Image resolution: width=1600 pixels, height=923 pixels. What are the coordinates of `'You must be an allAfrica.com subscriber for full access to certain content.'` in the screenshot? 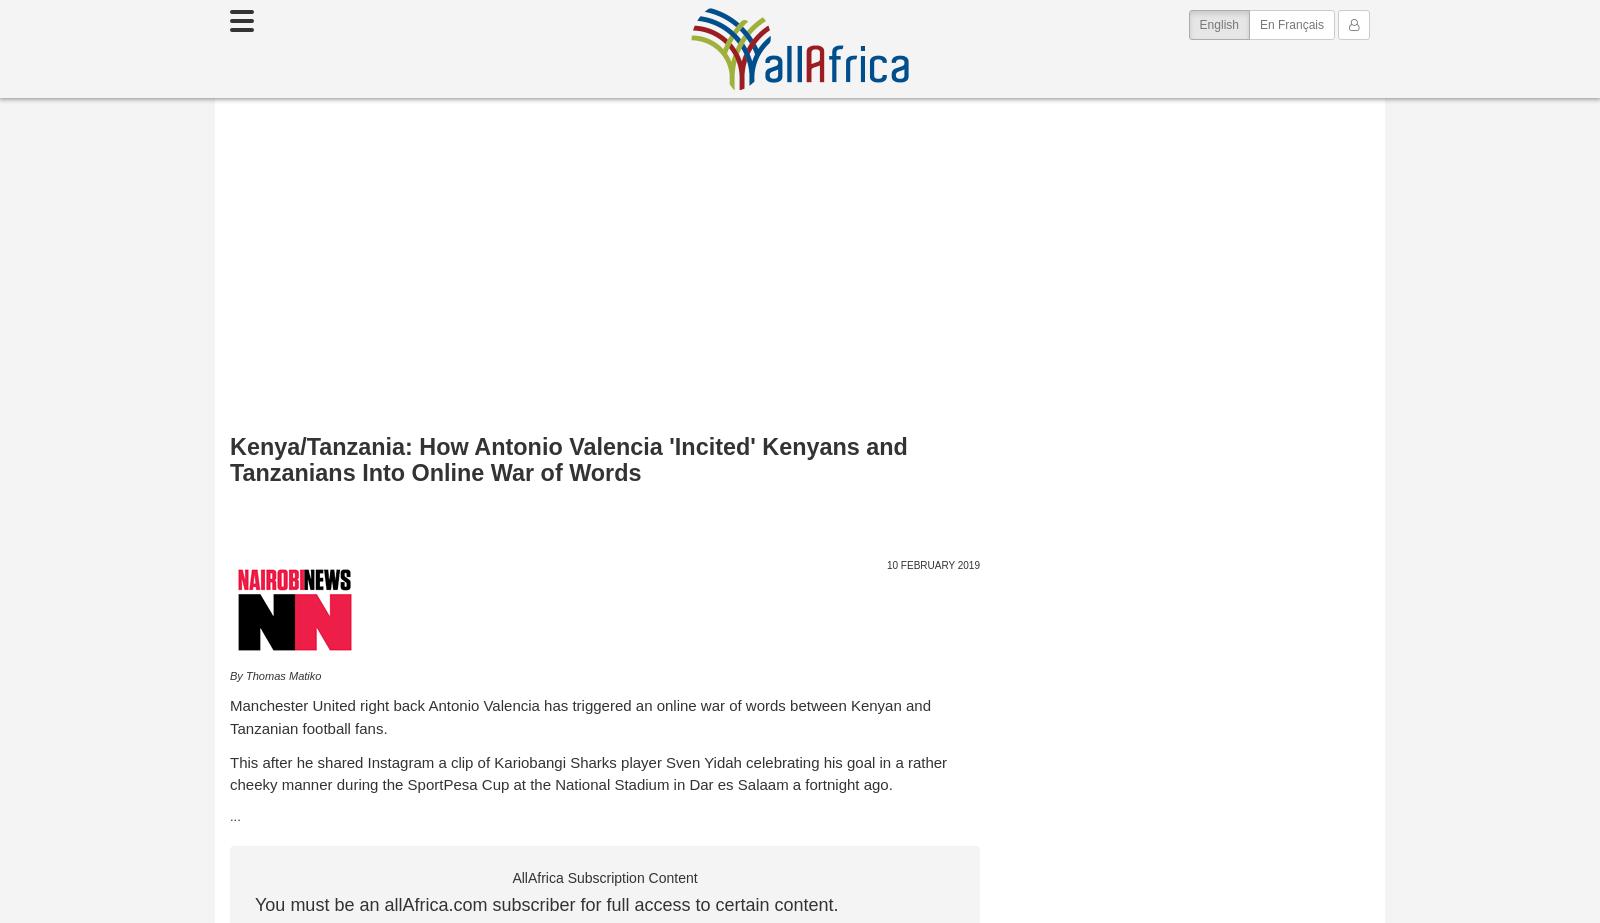 It's located at (545, 902).